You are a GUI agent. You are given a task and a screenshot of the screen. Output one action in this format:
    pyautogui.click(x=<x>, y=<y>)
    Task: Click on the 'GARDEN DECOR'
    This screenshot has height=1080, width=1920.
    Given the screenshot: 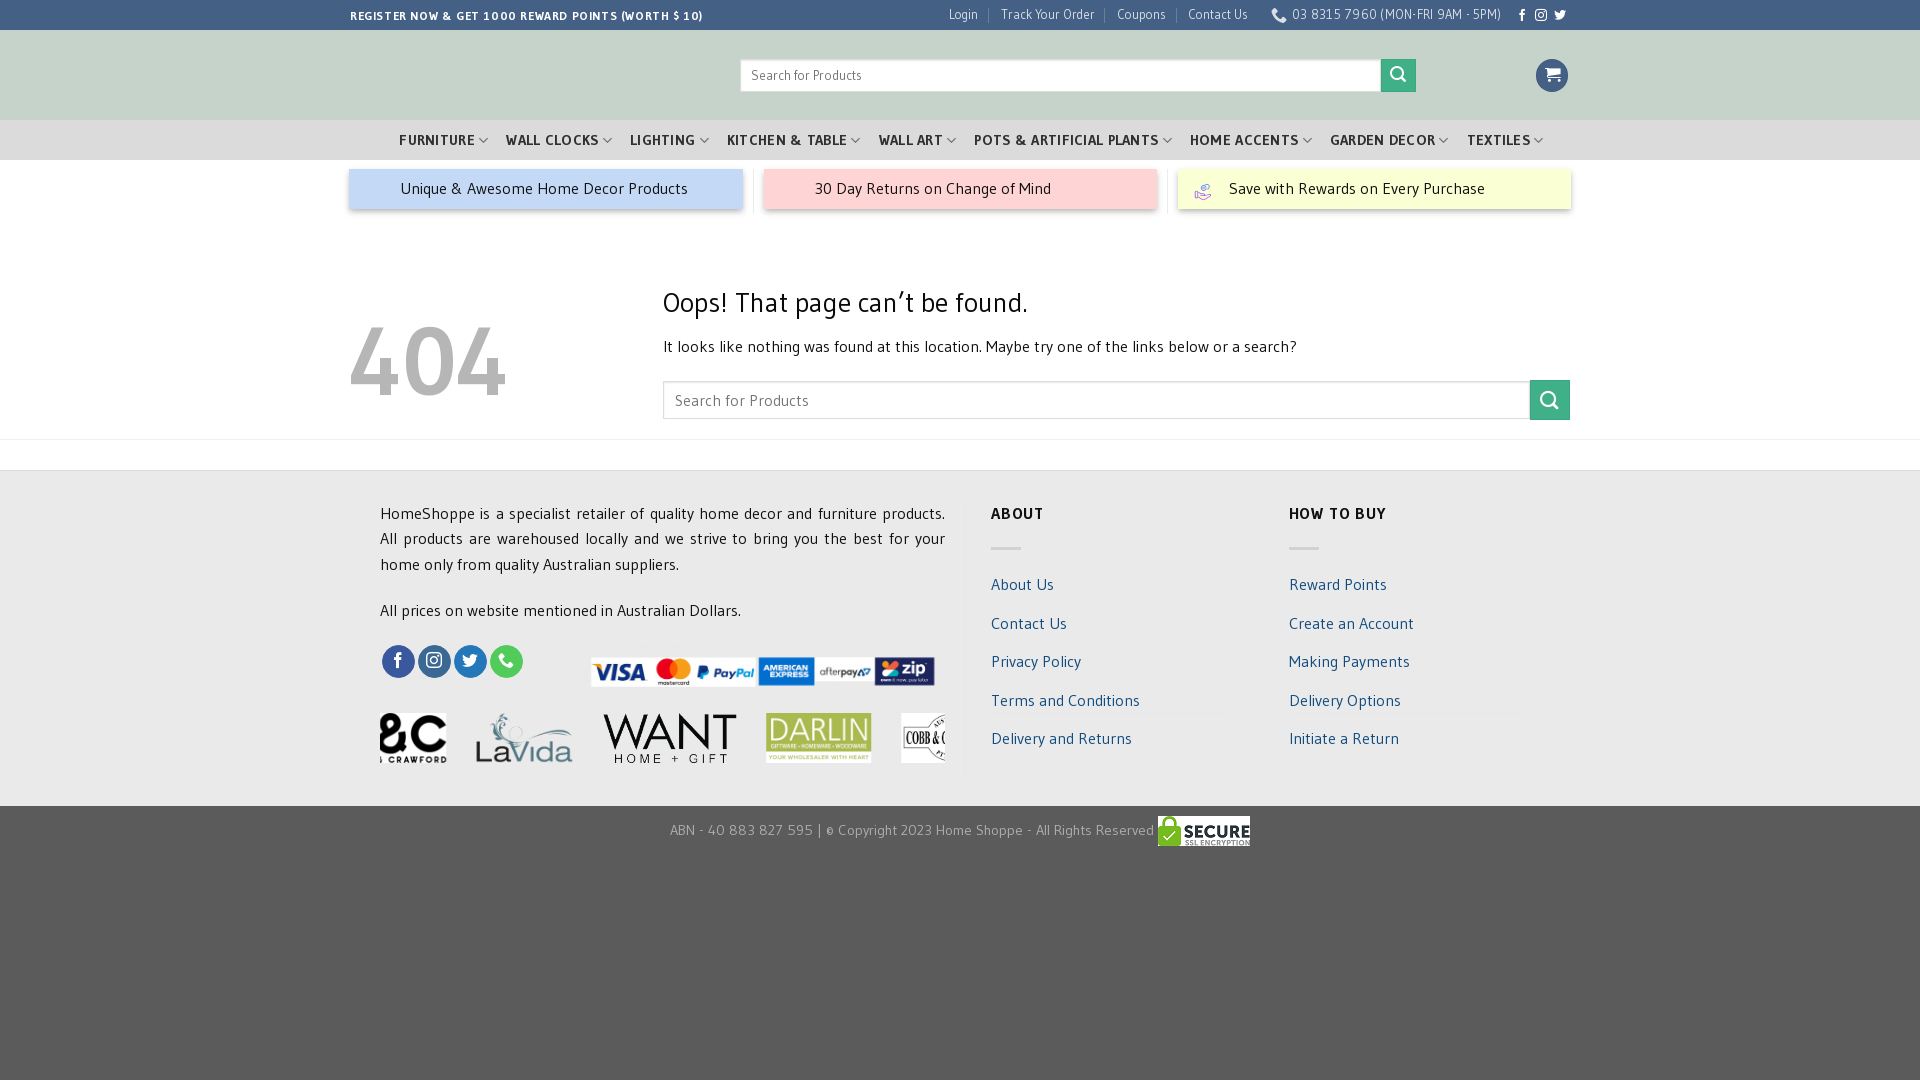 What is the action you would take?
    pyautogui.click(x=1388, y=139)
    